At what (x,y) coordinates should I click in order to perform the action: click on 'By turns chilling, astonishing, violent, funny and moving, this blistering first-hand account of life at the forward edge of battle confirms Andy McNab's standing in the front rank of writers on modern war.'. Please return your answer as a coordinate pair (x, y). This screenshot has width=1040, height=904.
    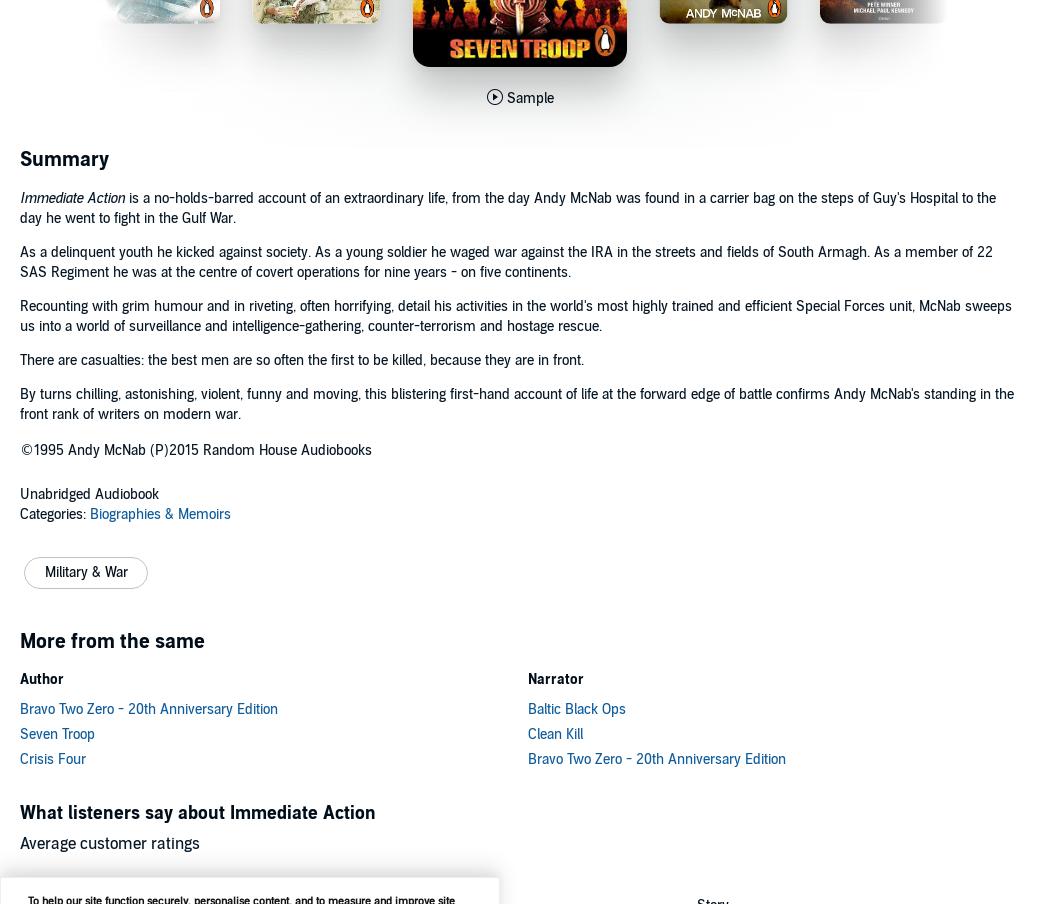
    Looking at the image, I should click on (18, 404).